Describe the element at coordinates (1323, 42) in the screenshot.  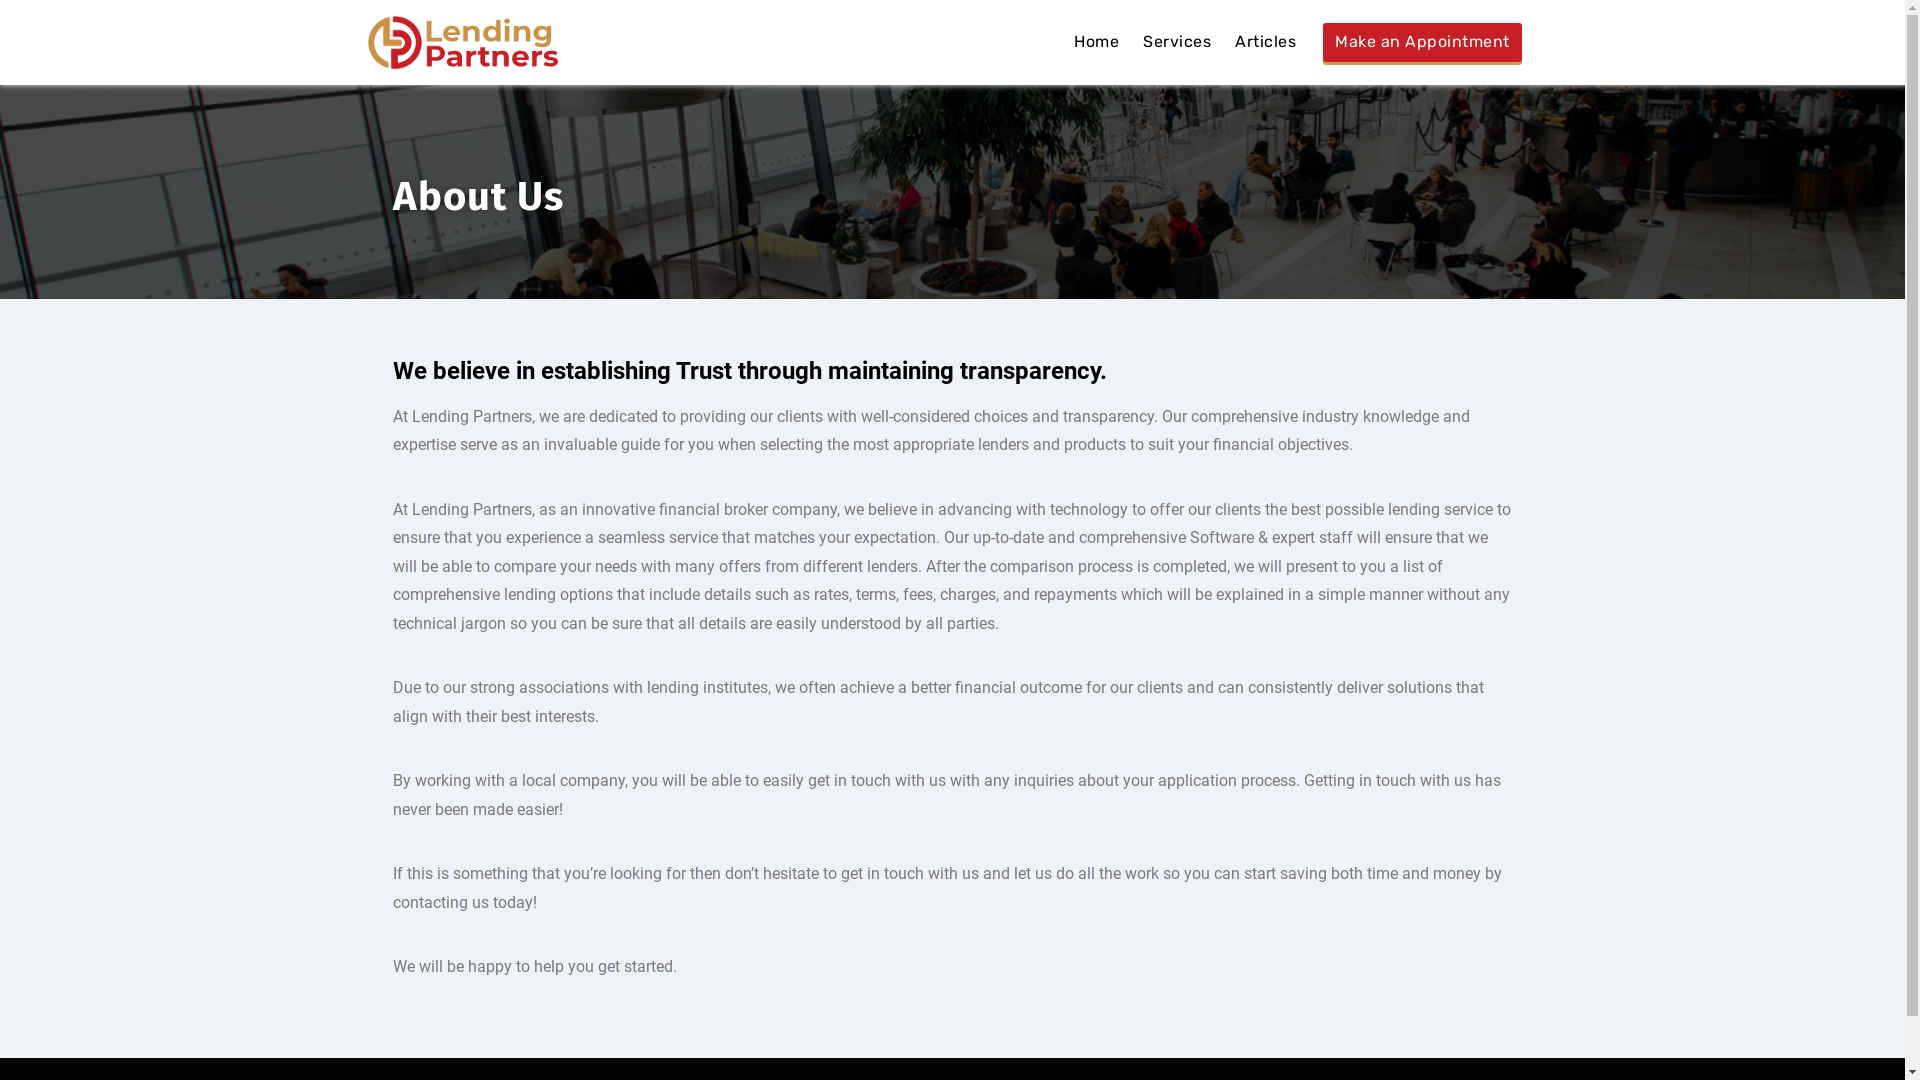
I see `'Make an Appointment'` at that location.